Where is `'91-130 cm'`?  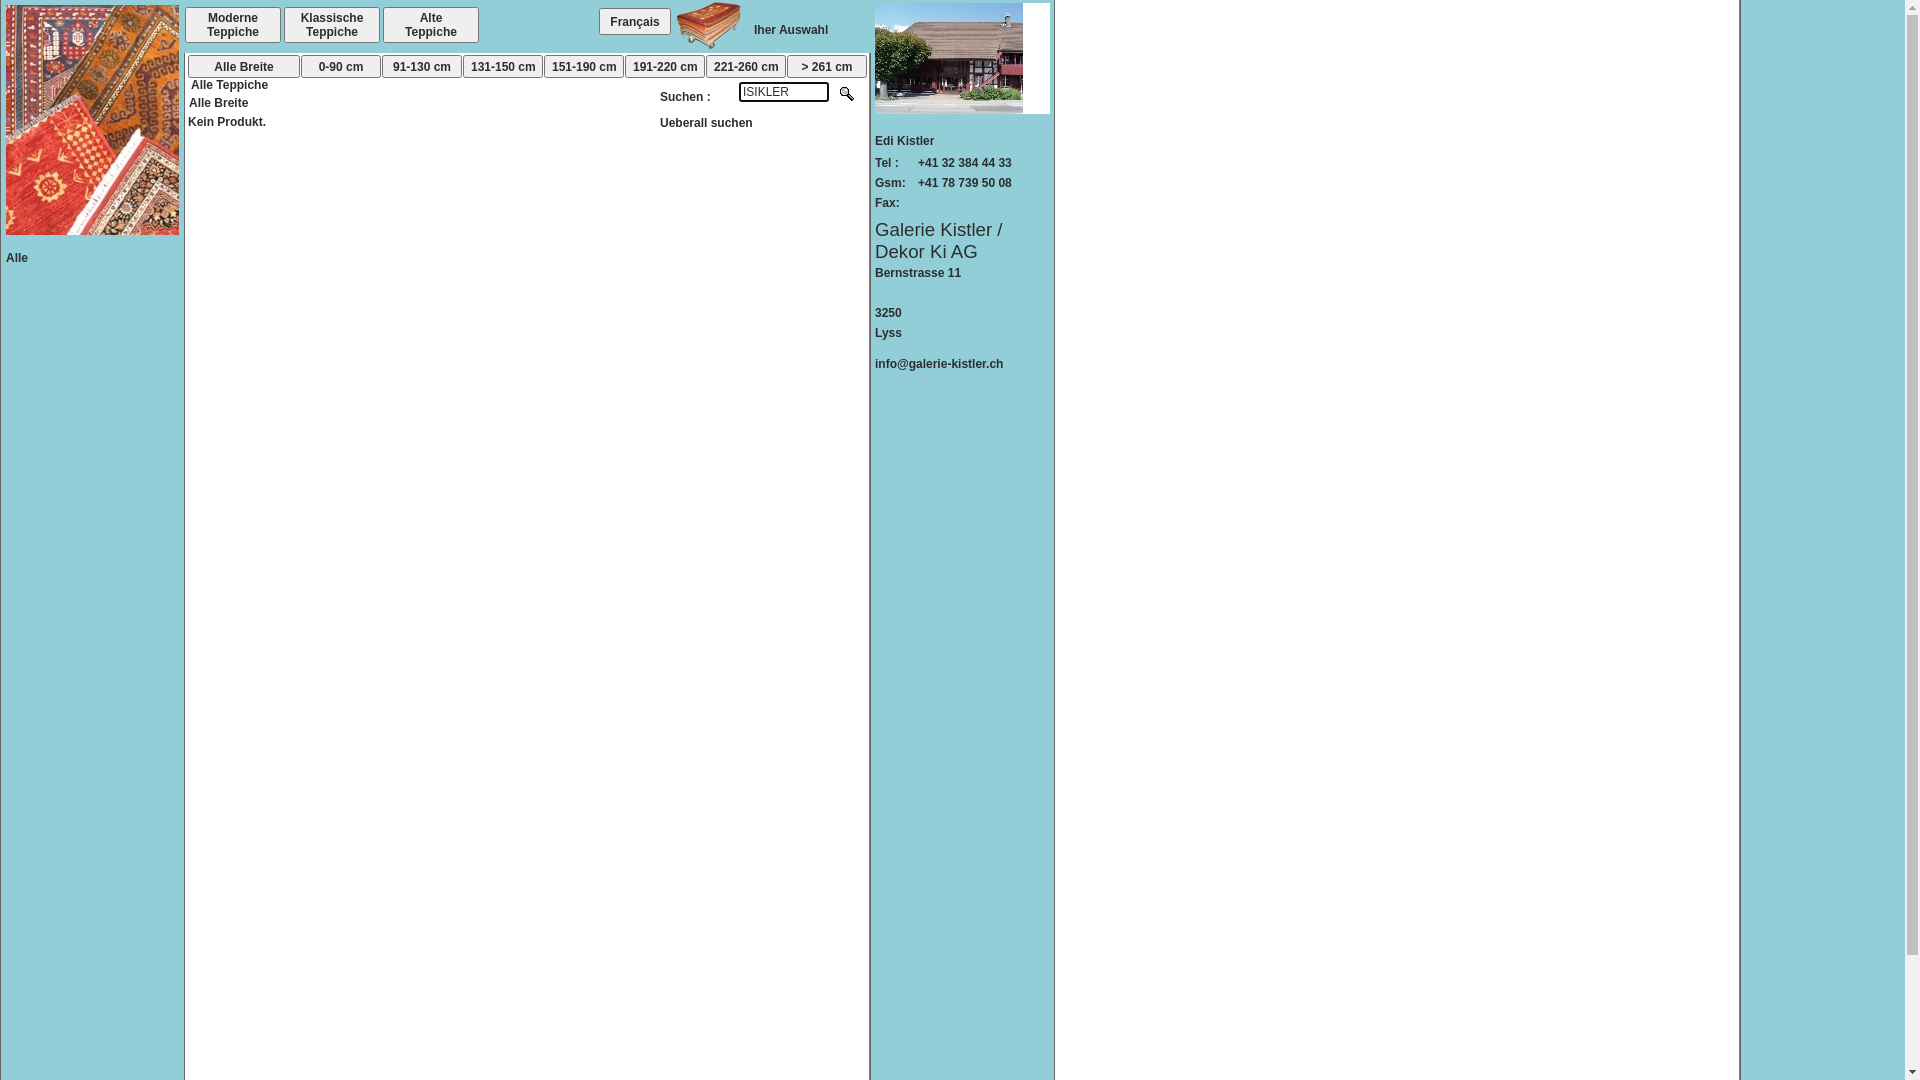
'91-130 cm' is located at coordinates (421, 65).